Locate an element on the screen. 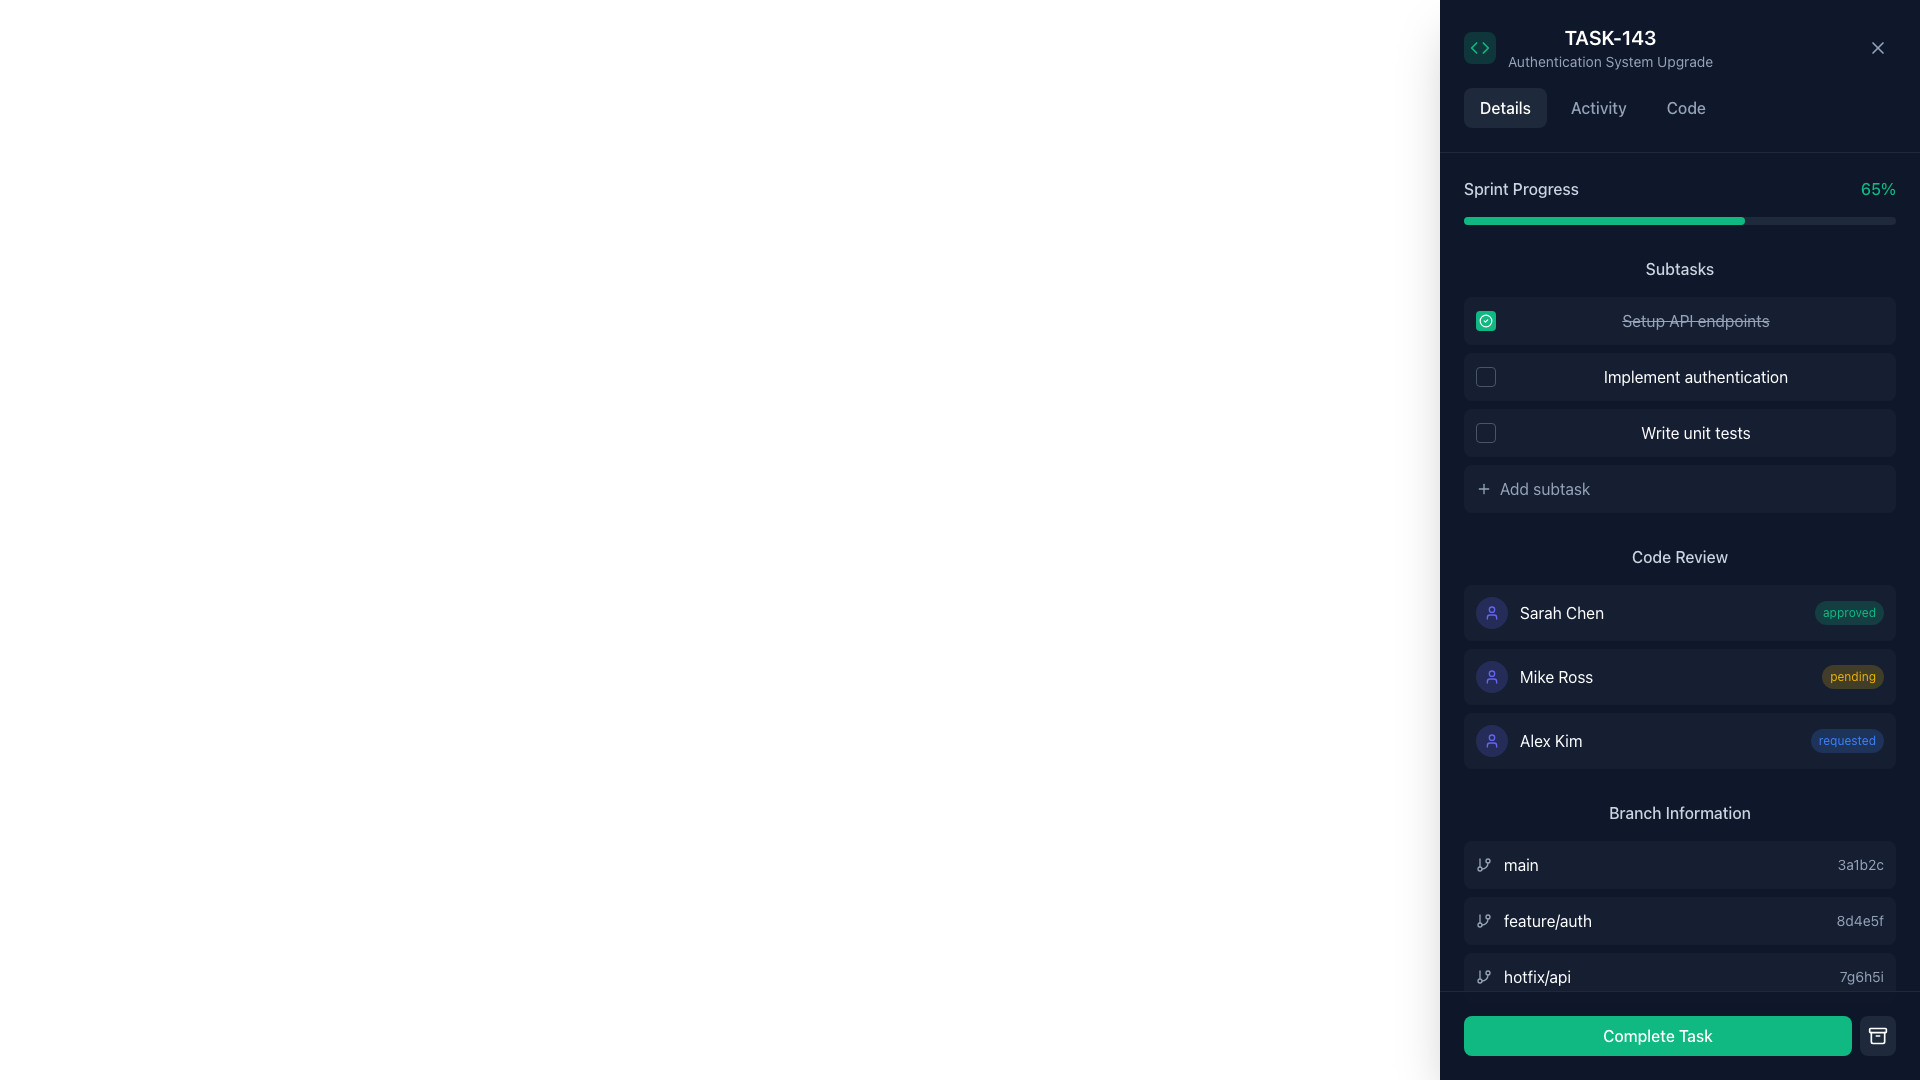  displayed identifier from the Text Label located at the end of the 'hotfix/api' row in the 'Branch Information' section is located at coordinates (1860, 975).